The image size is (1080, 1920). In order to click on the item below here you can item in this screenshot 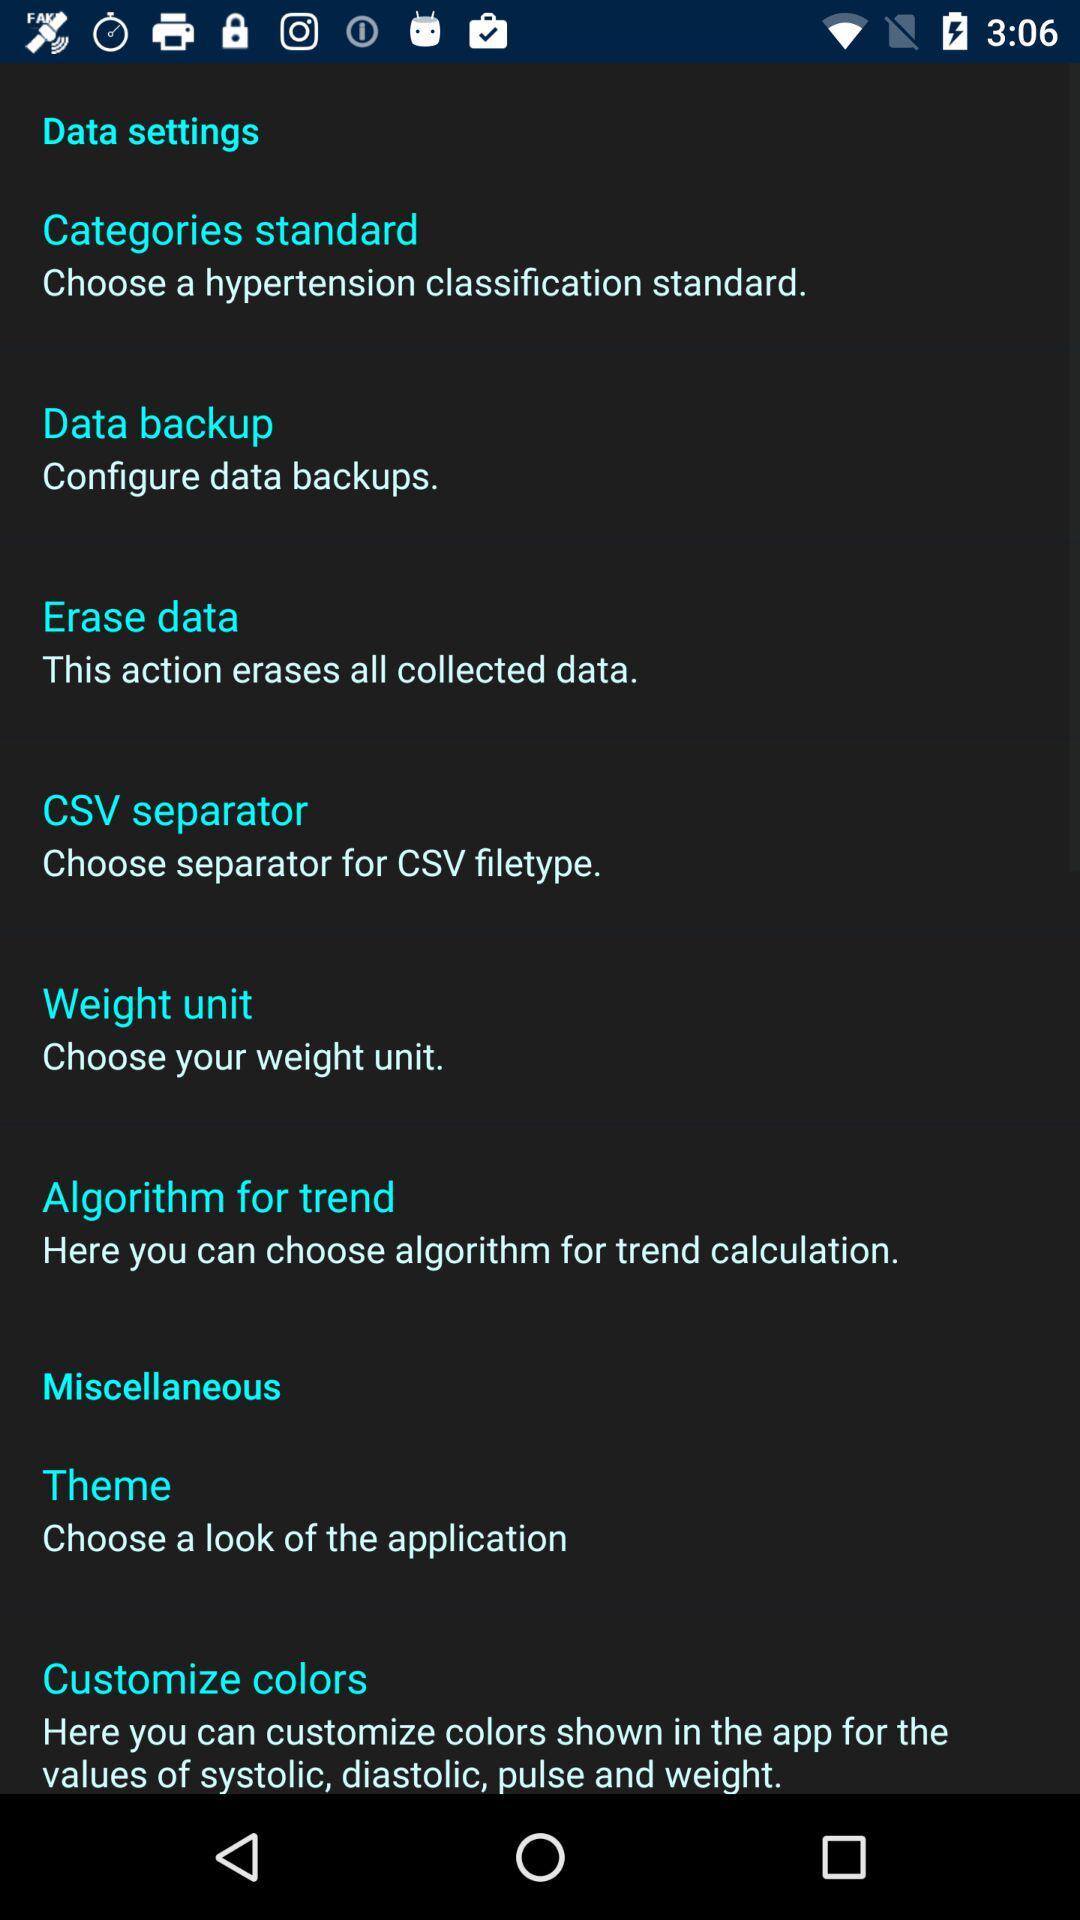, I will do `click(540, 1363)`.